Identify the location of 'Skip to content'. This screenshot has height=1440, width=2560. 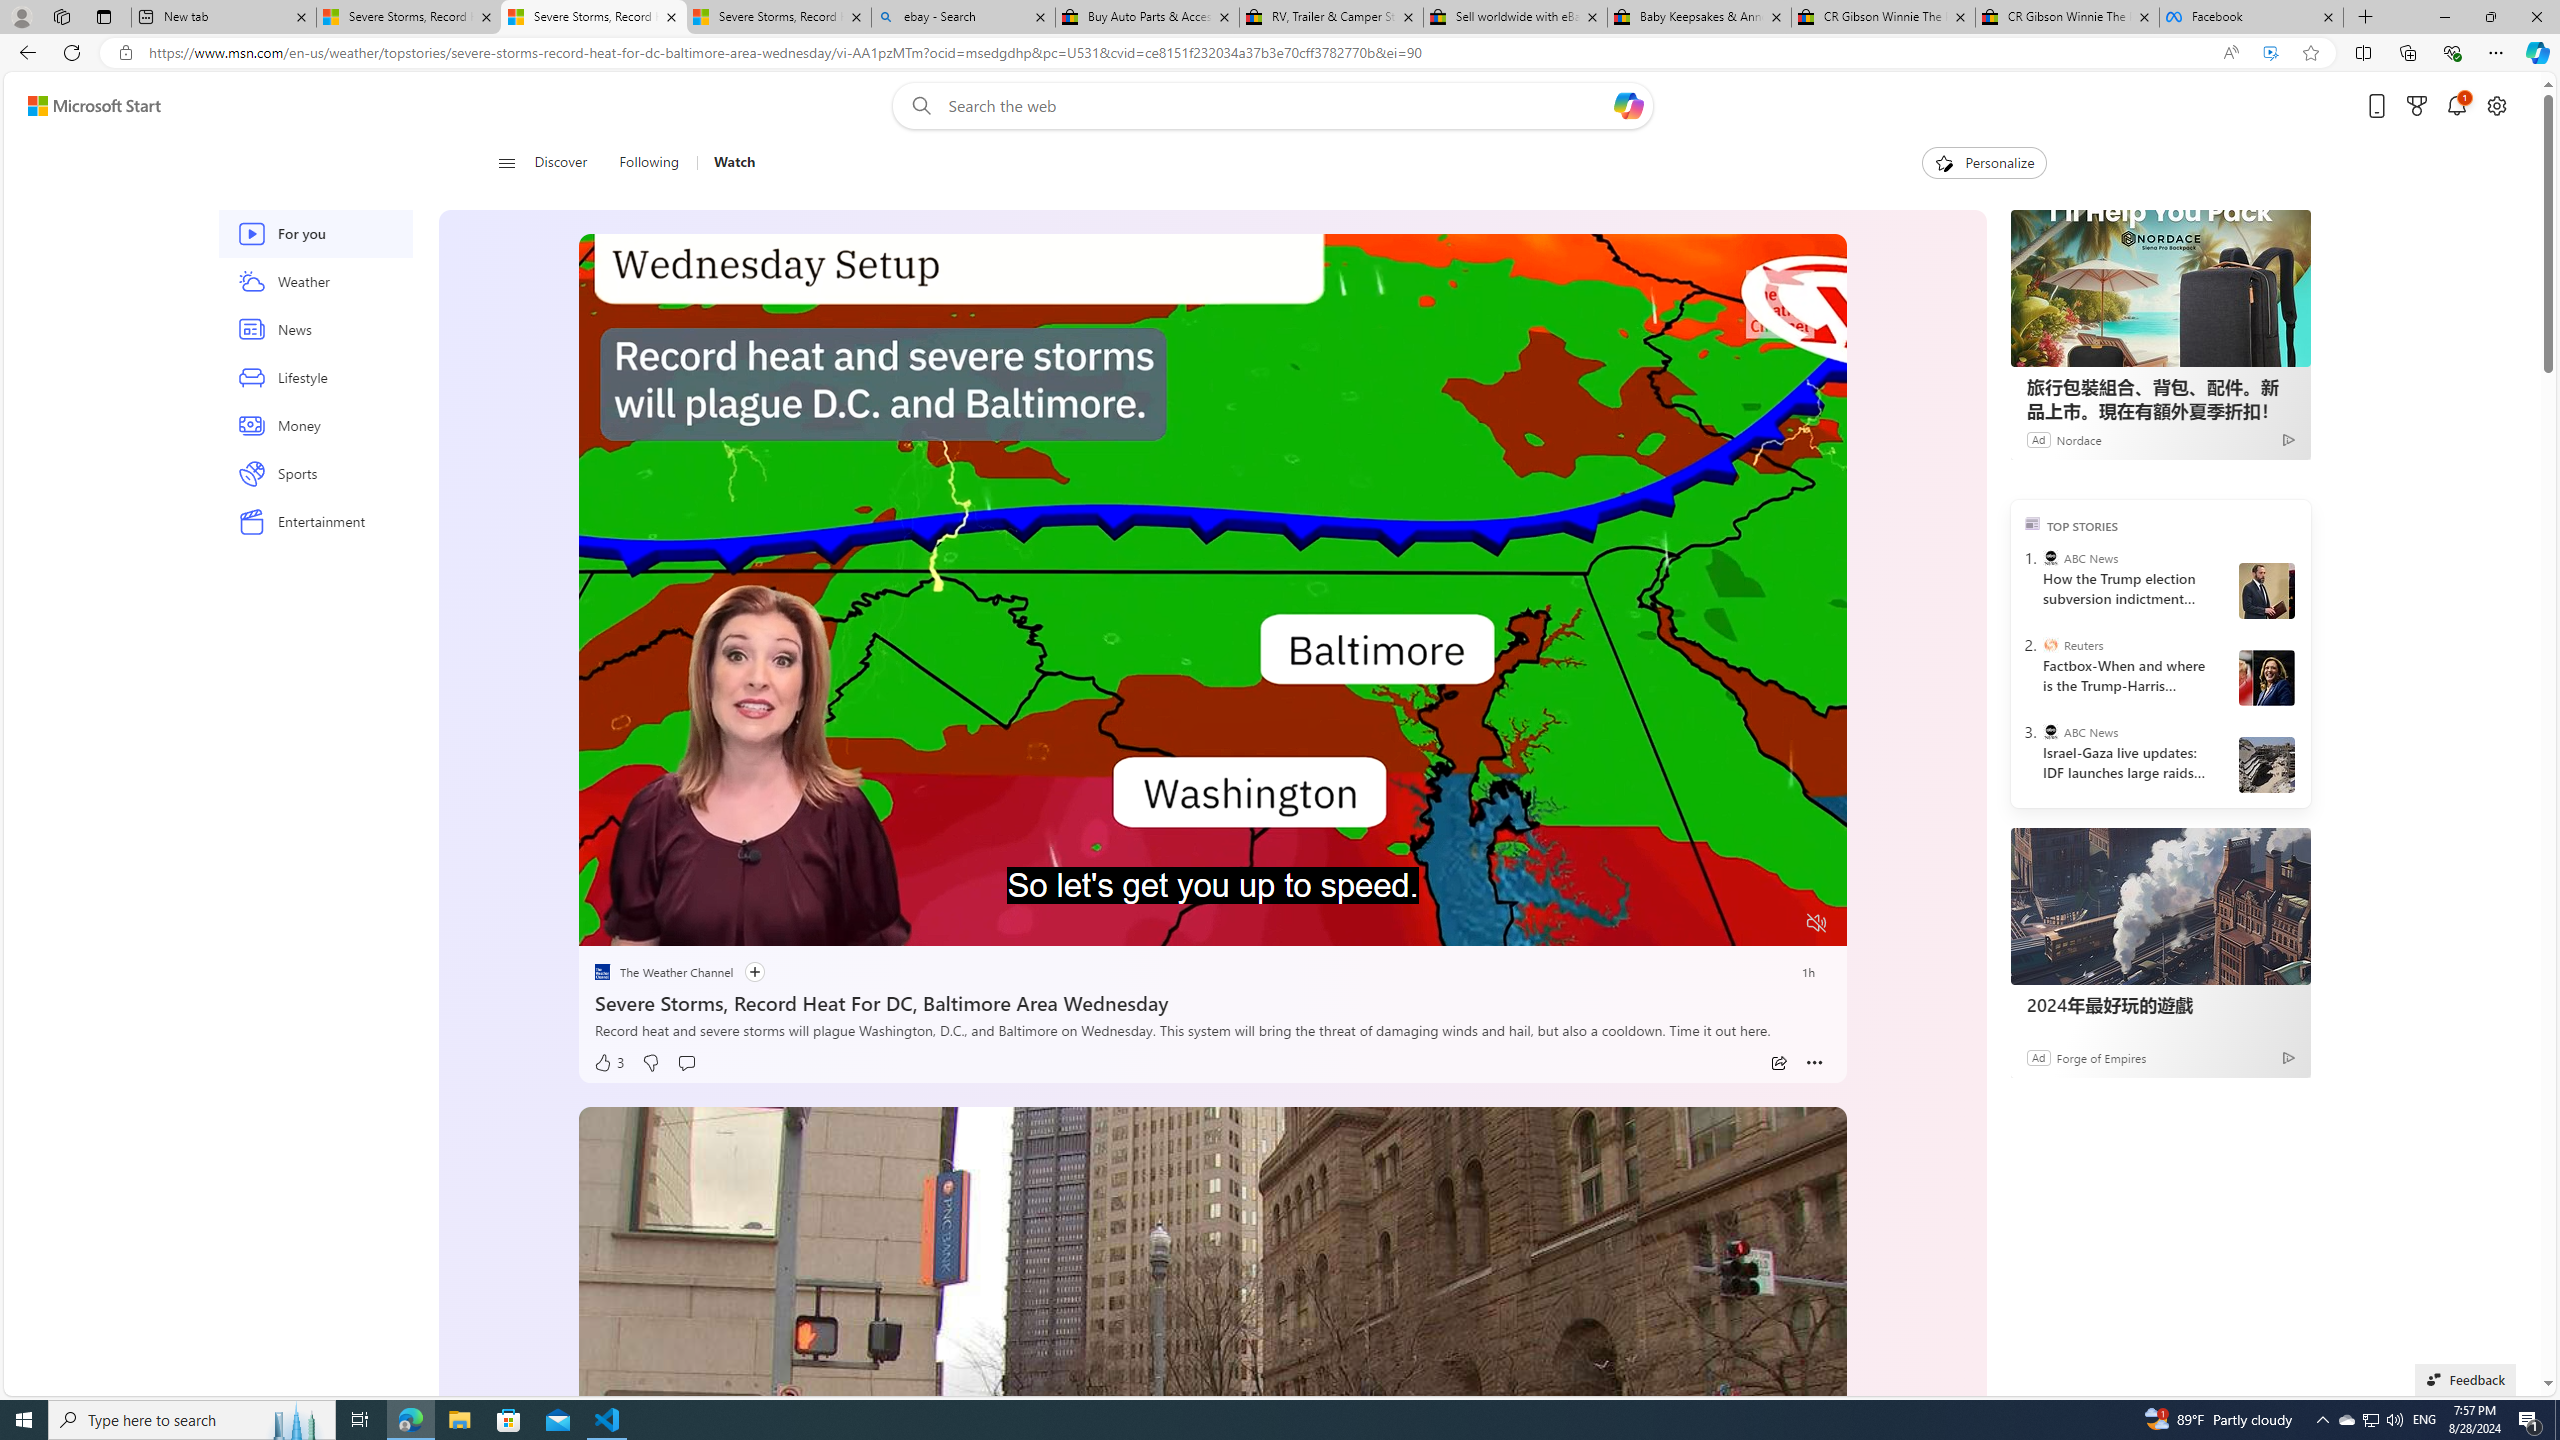
(86, 104).